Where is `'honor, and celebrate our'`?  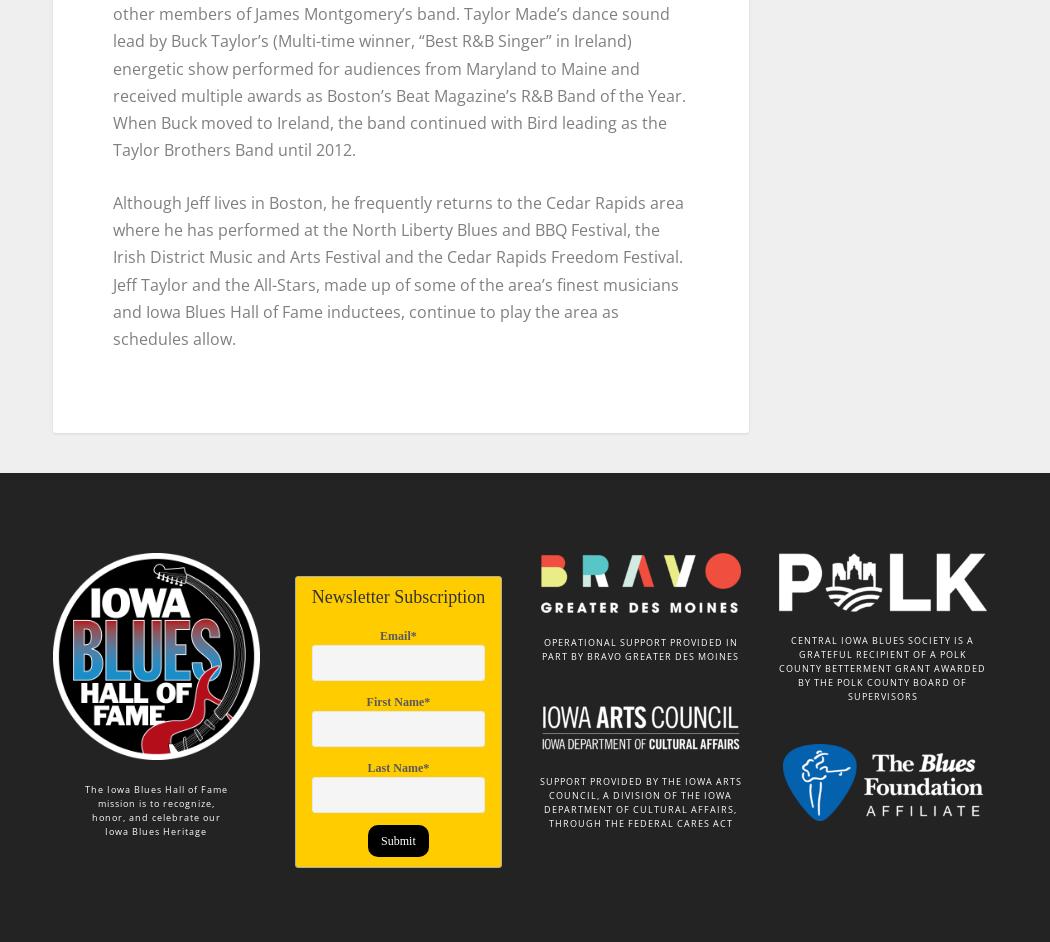 'honor, and celebrate our' is located at coordinates (155, 806).